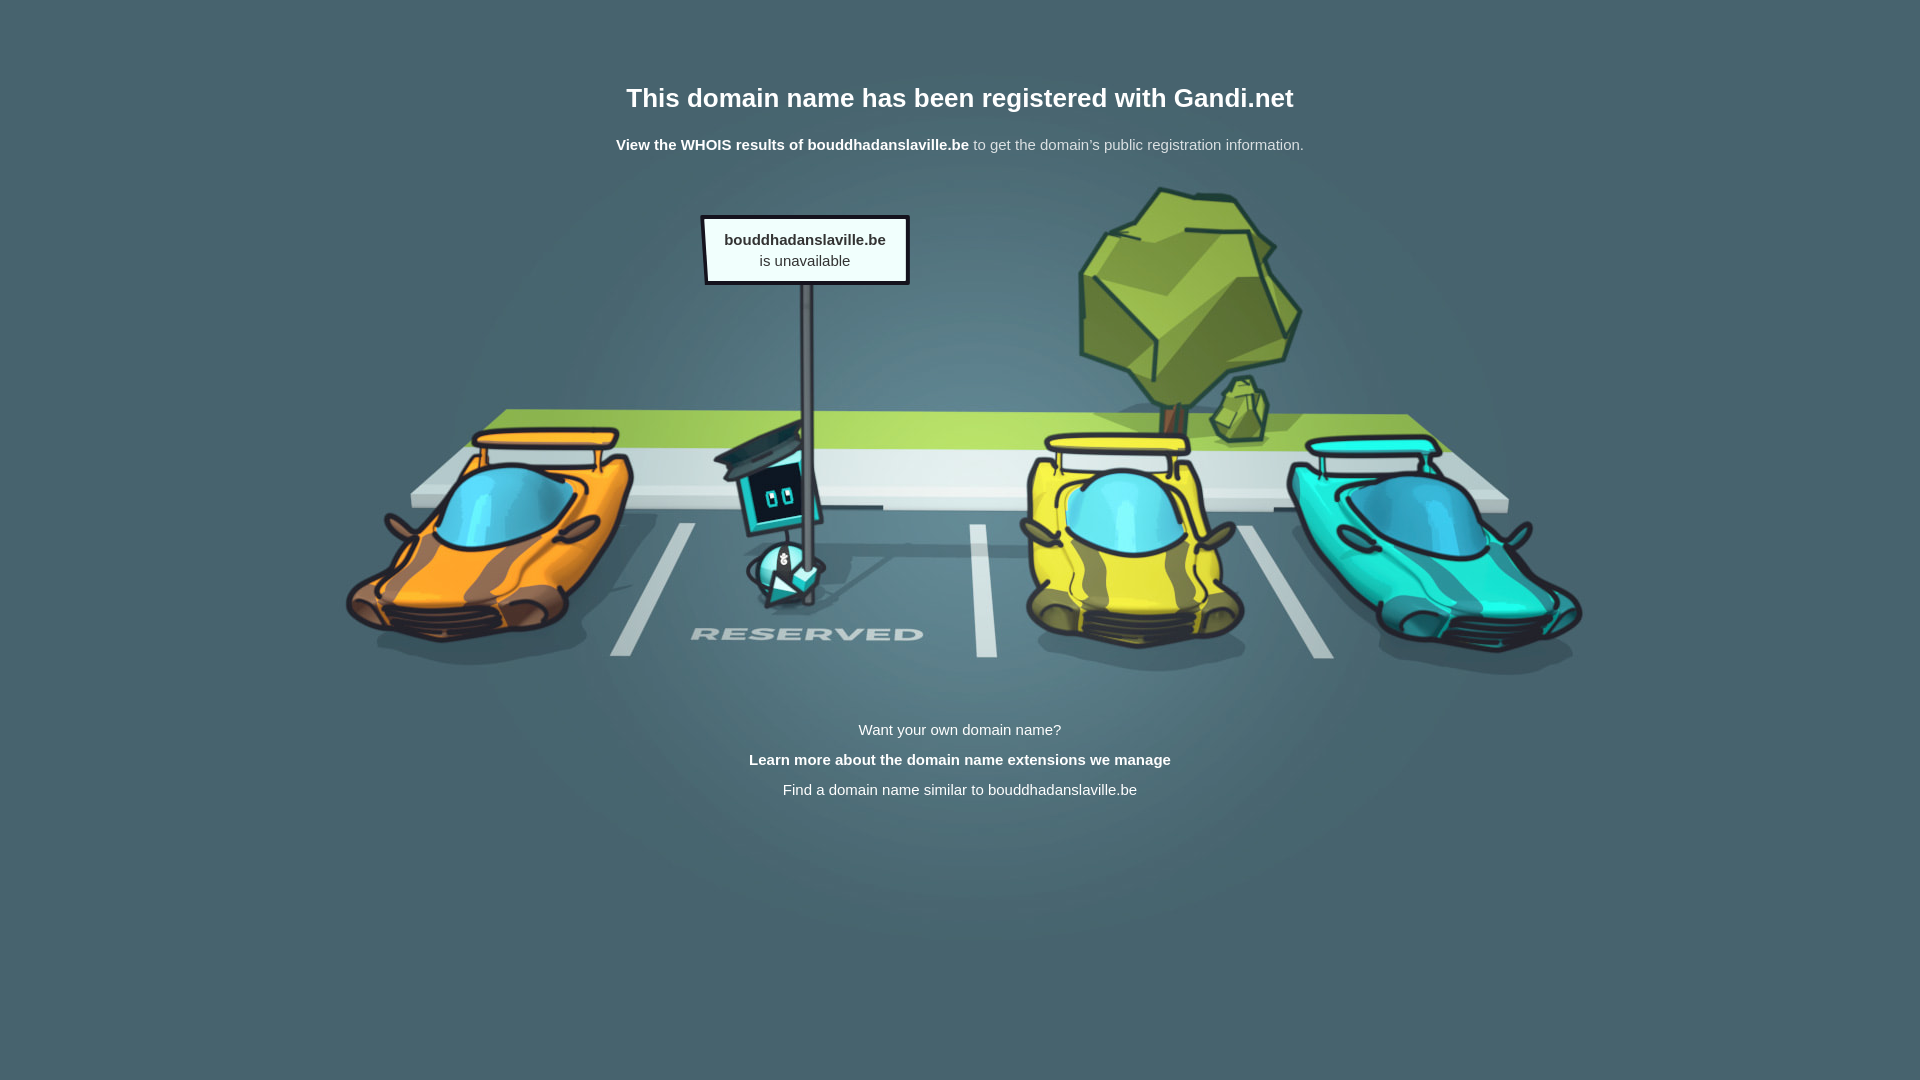 The image size is (1920, 1080). I want to click on 'Learn more about the domain name extensions we manage', so click(960, 759).